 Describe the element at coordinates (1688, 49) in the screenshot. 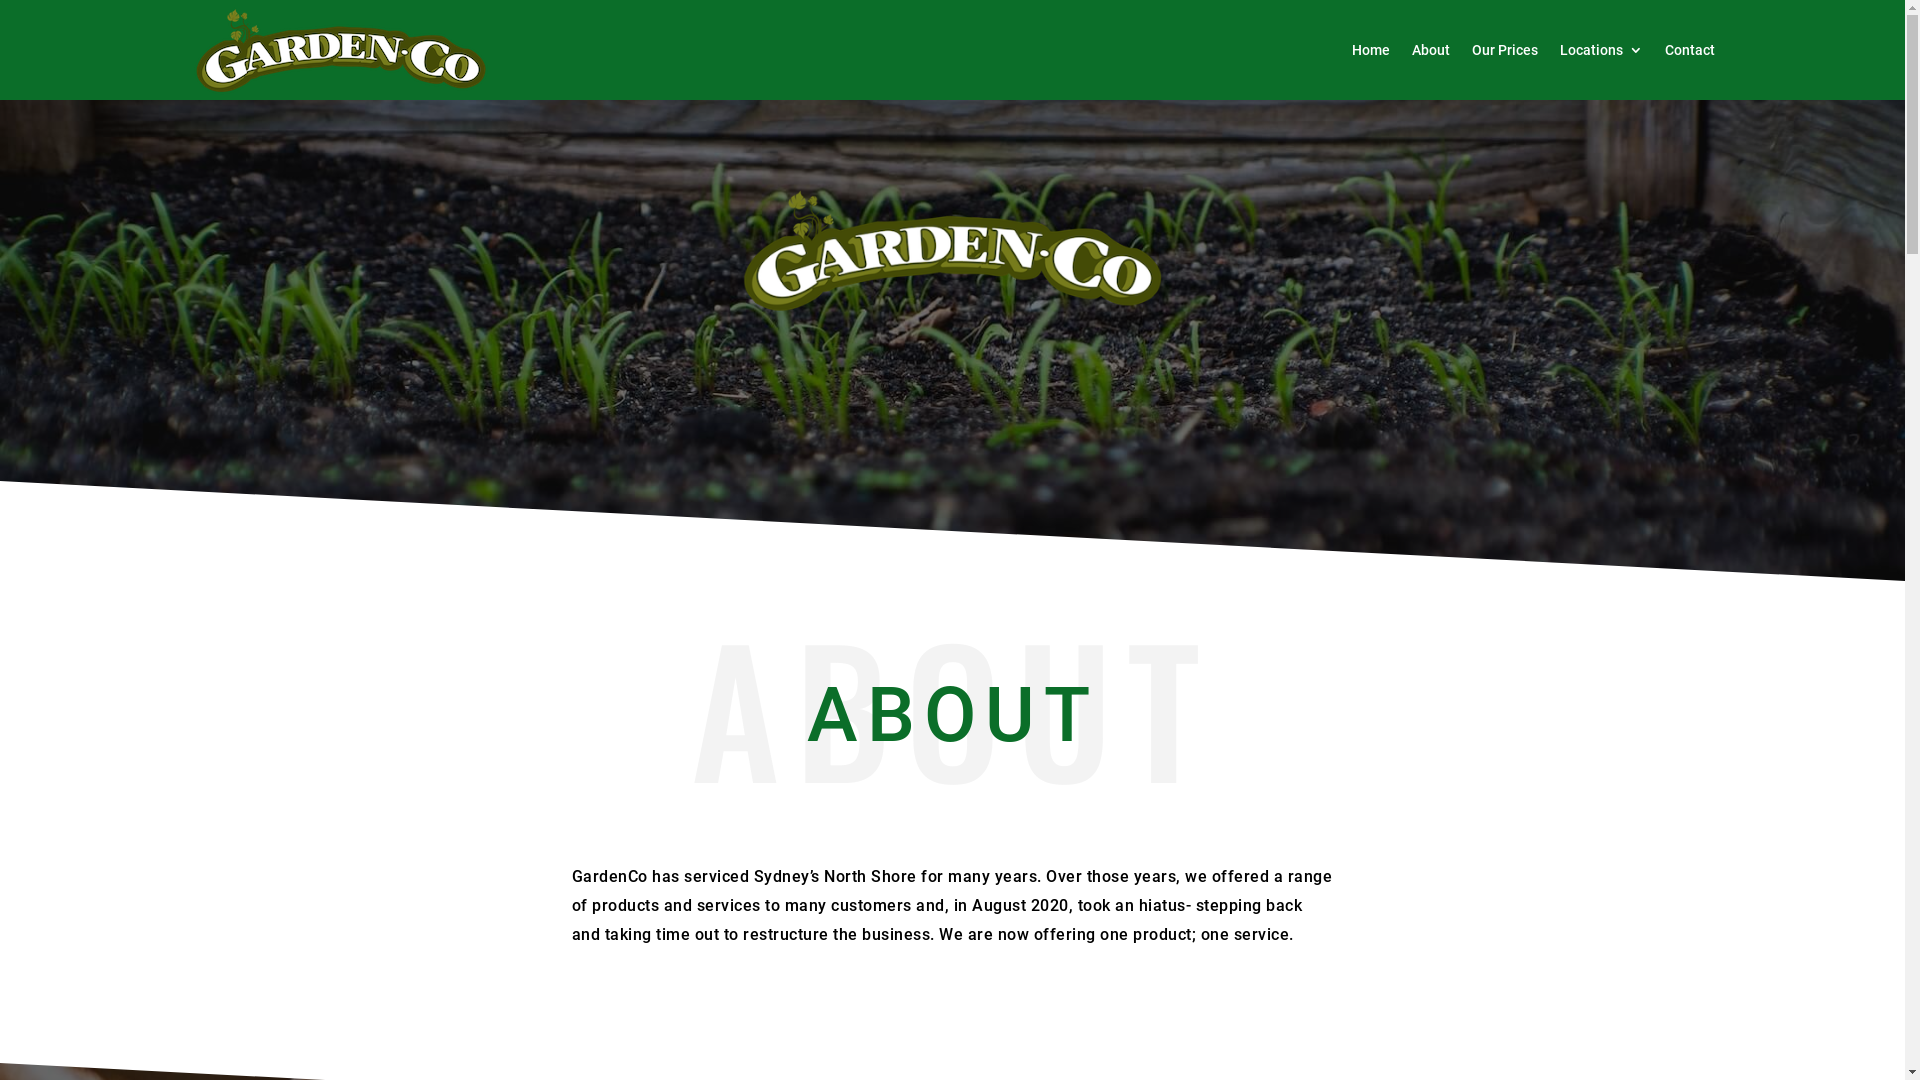

I see `'Contact'` at that location.